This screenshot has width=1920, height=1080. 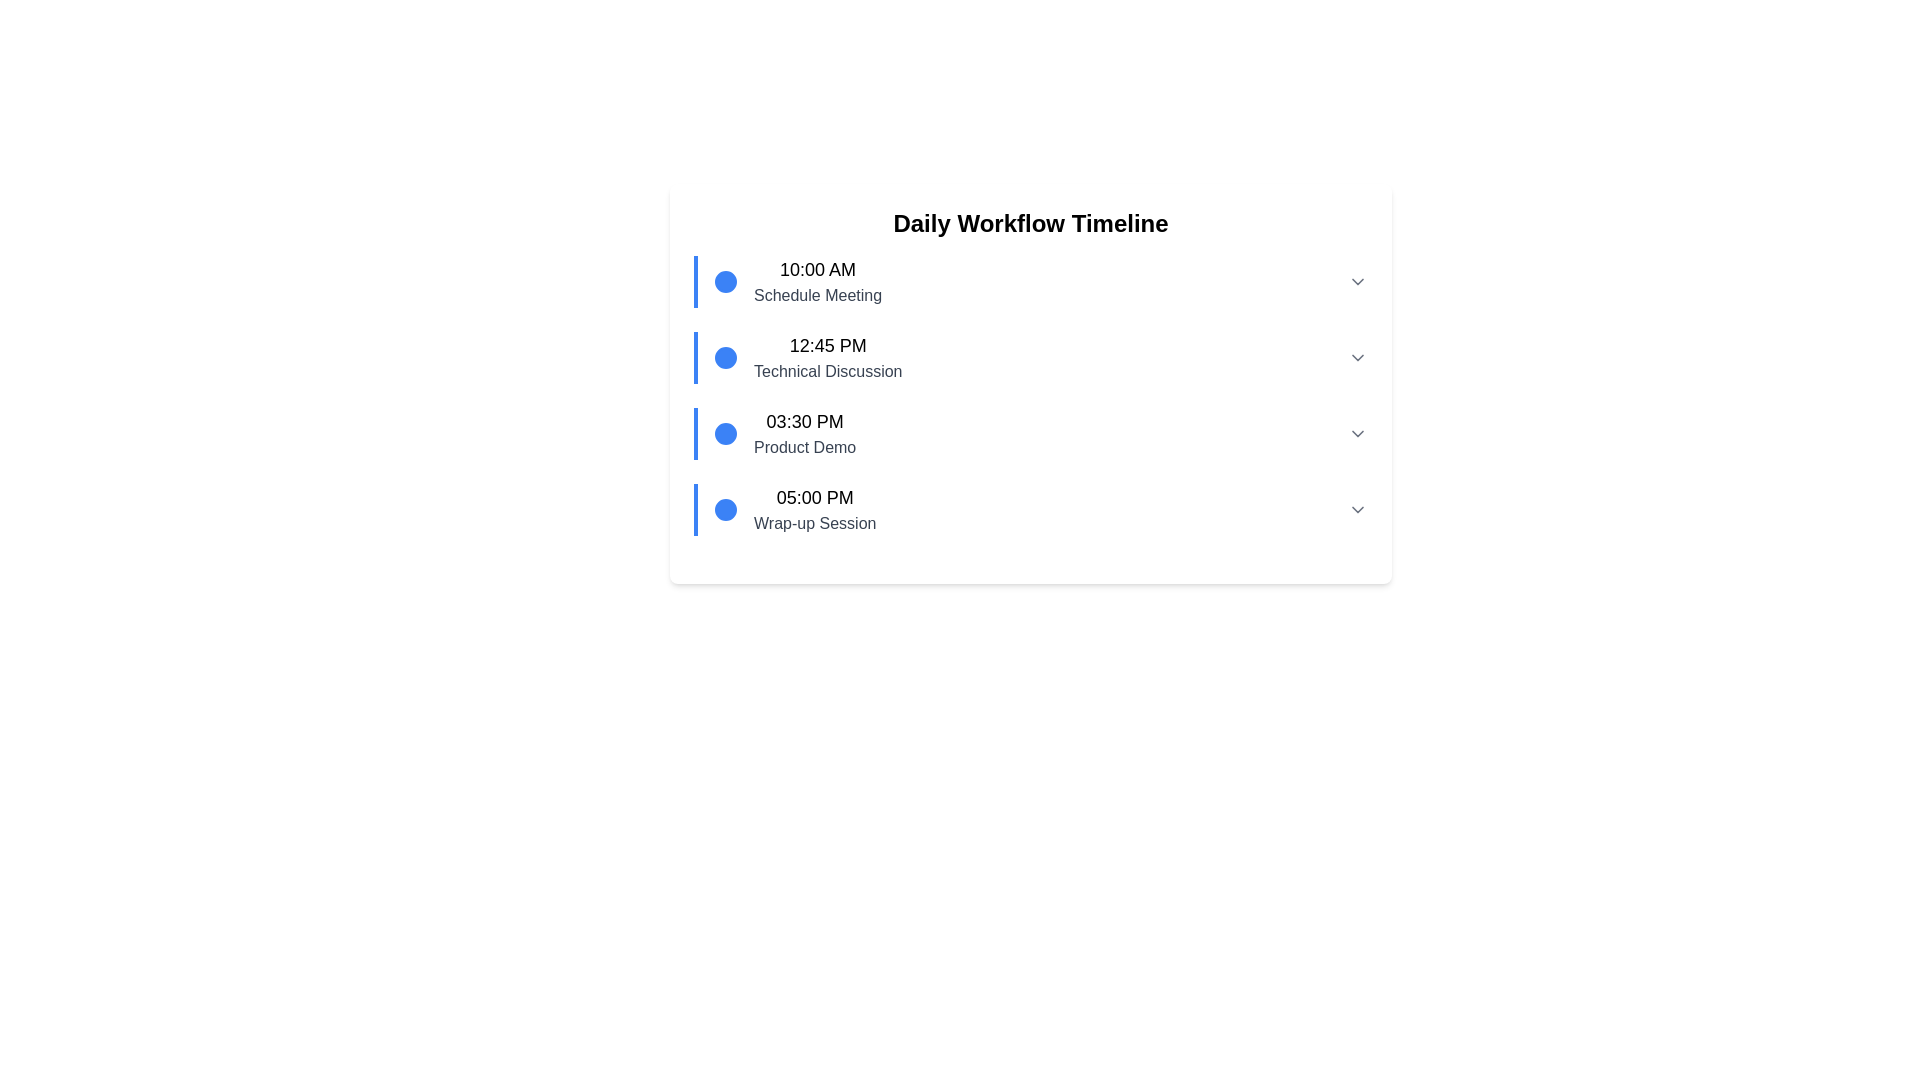 What do you see at coordinates (1031, 357) in the screenshot?
I see `the second entry in the daily workflow timeline` at bounding box center [1031, 357].